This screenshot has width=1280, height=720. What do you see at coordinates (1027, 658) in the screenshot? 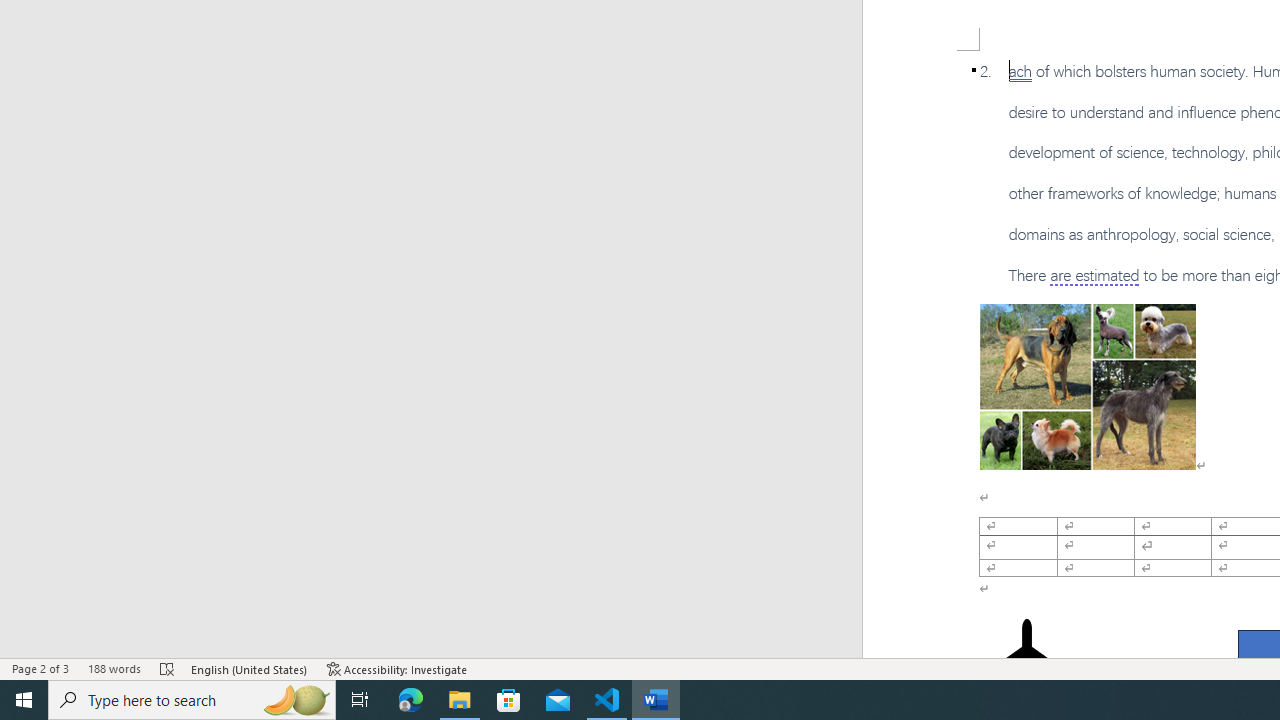
I see `'Airplane with solid fill'` at bounding box center [1027, 658].